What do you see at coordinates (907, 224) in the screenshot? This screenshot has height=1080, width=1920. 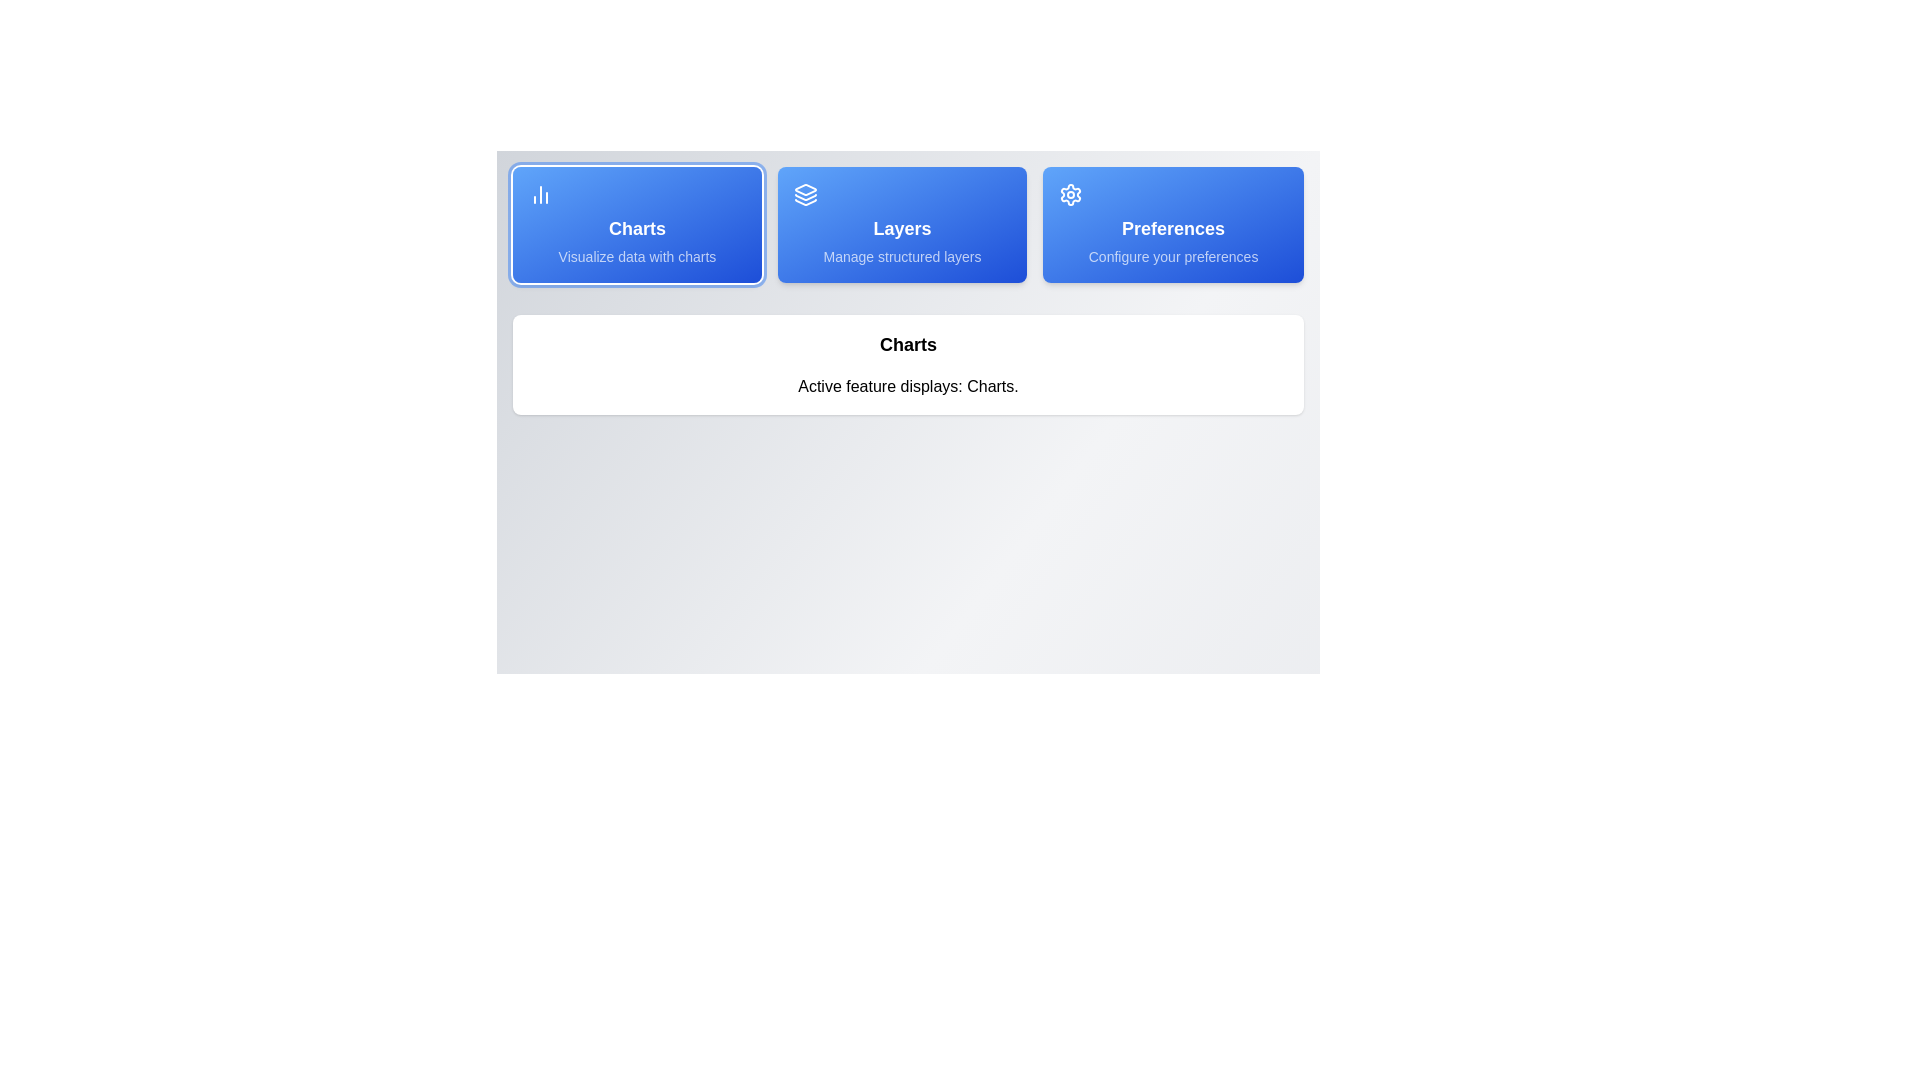 I see `the Interactive navigation panel` at bounding box center [907, 224].